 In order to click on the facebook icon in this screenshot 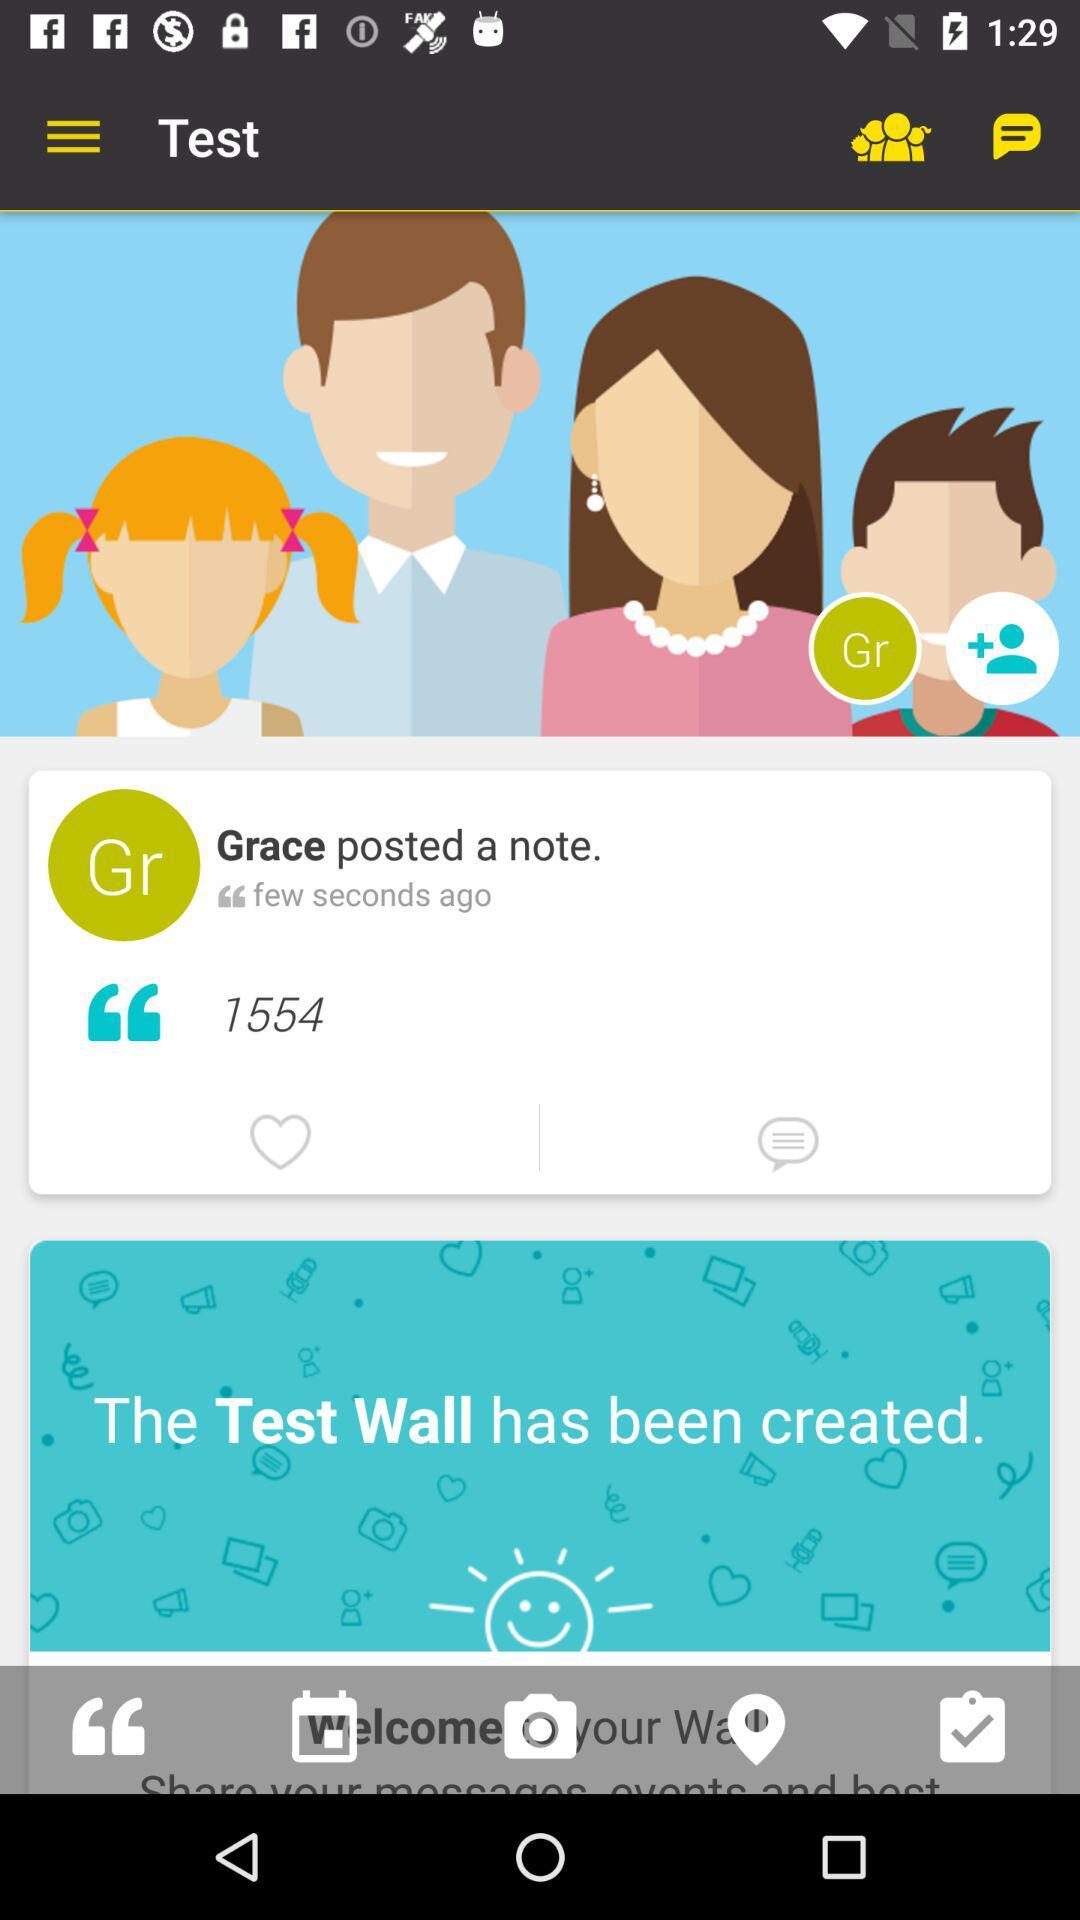, I will do `click(108, 1728)`.